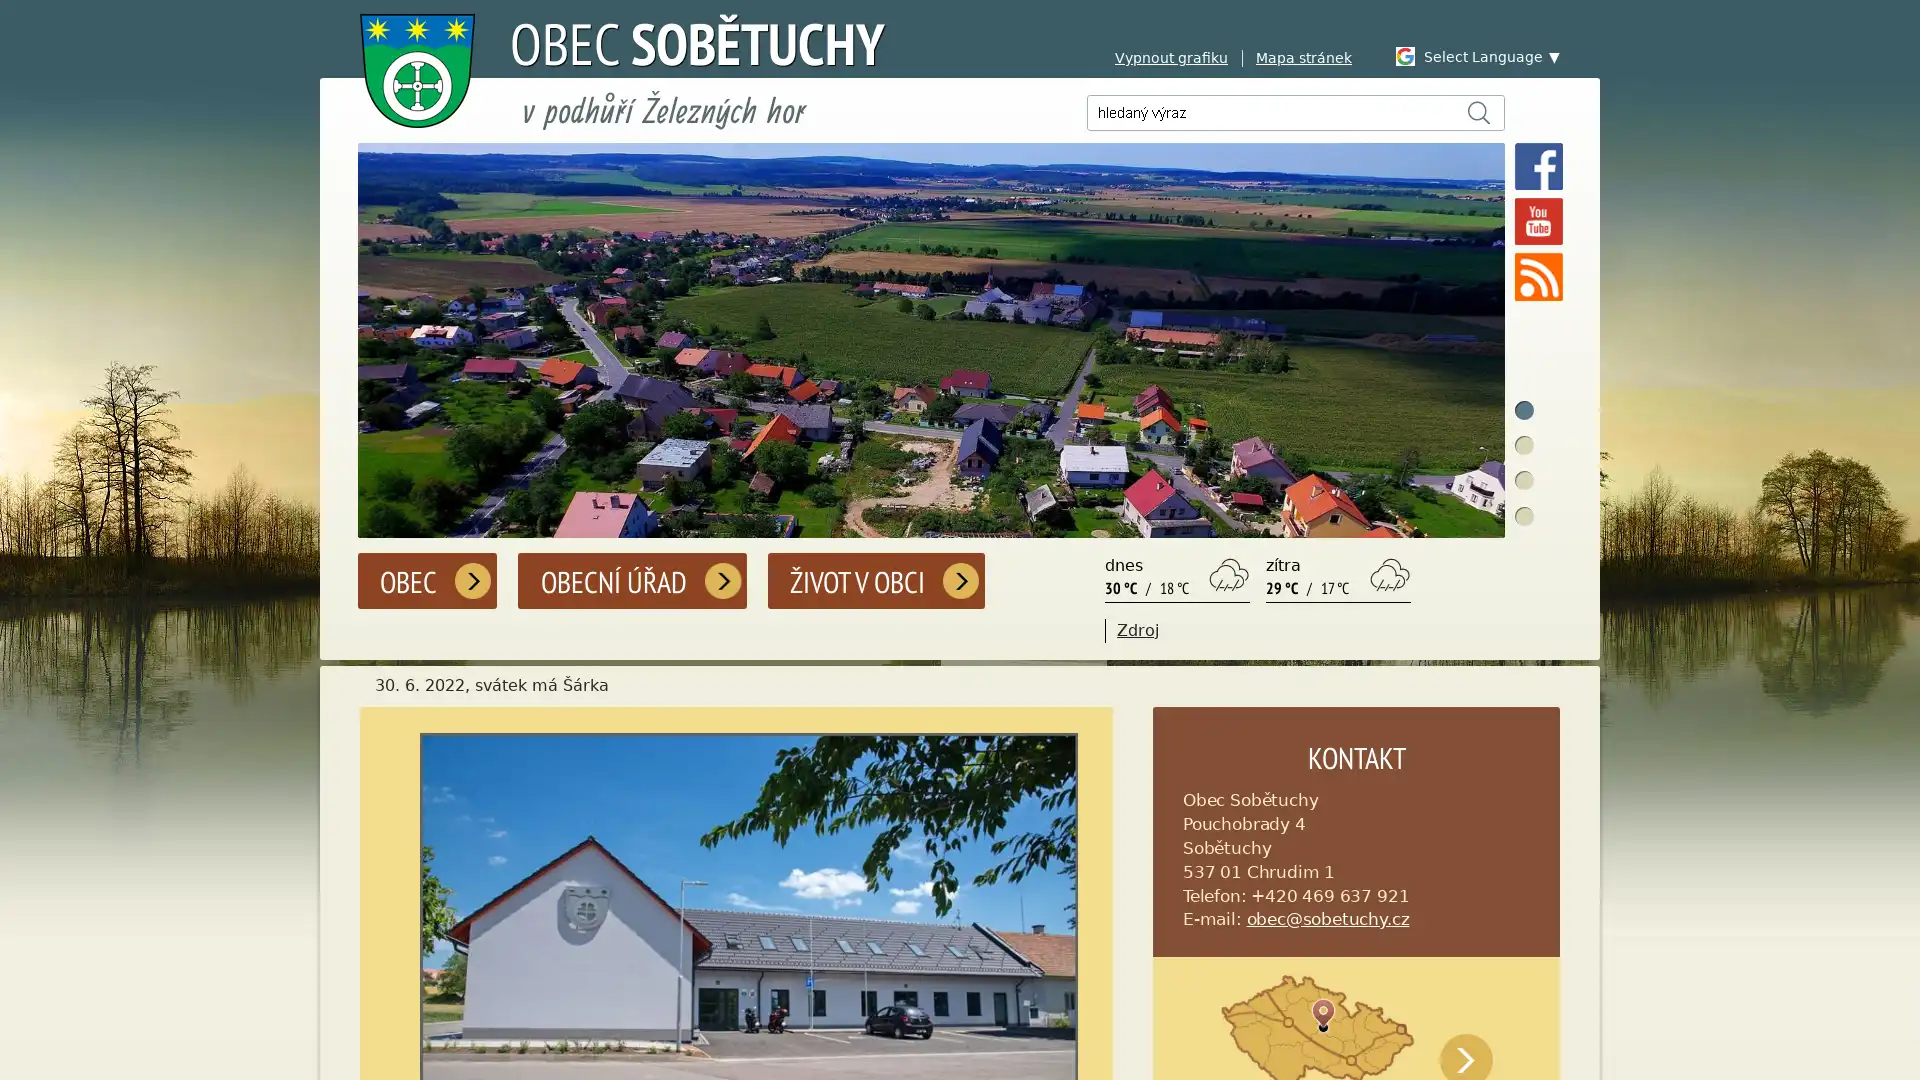 The image size is (1920, 1080). I want to click on Hledat, so click(1478, 111).